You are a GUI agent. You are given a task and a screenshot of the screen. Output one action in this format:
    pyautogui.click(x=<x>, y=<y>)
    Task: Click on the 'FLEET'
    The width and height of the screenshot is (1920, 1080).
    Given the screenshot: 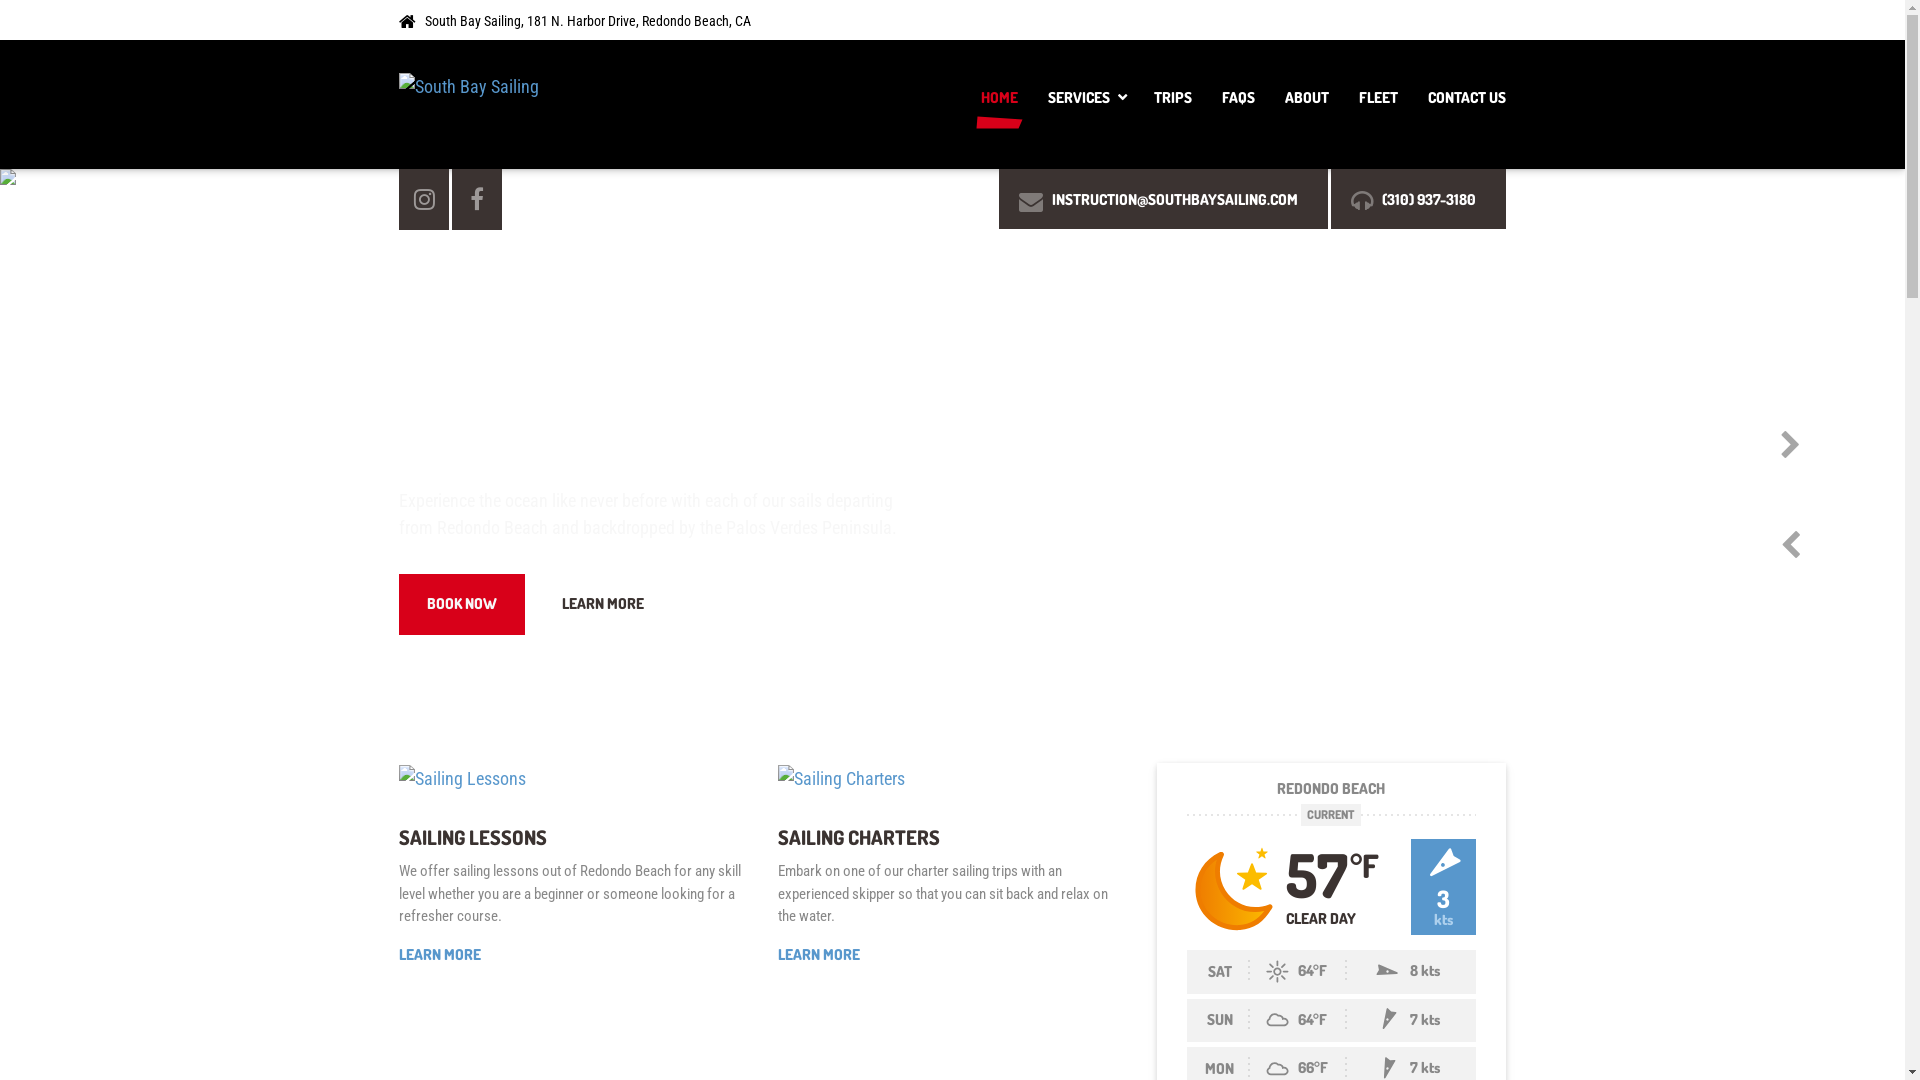 What is the action you would take?
    pyautogui.click(x=1344, y=104)
    